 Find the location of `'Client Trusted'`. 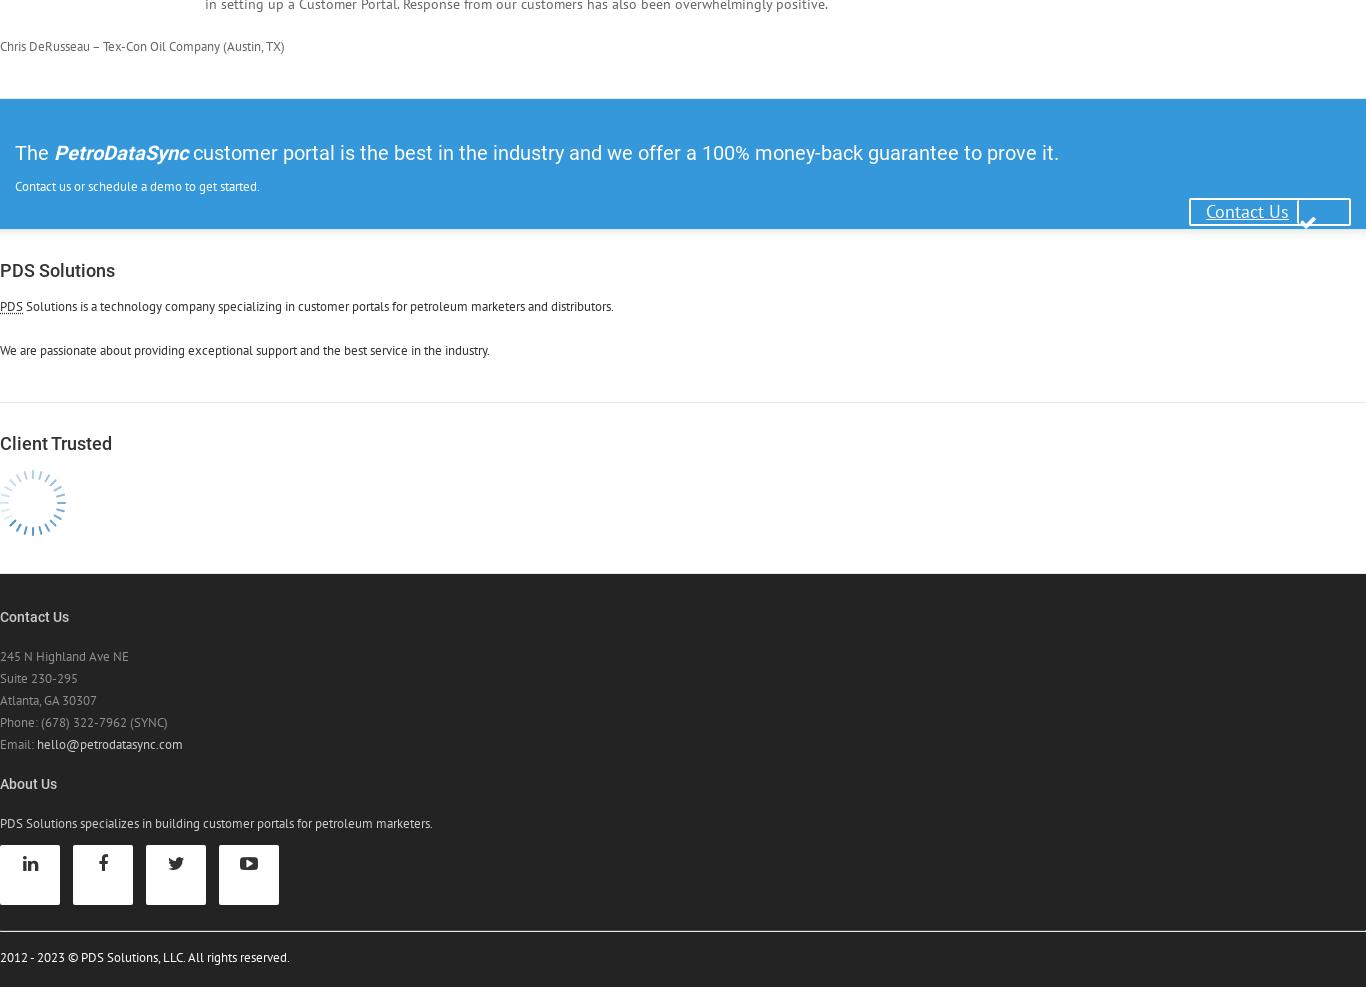

'Client Trusted' is located at coordinates (56, 442).